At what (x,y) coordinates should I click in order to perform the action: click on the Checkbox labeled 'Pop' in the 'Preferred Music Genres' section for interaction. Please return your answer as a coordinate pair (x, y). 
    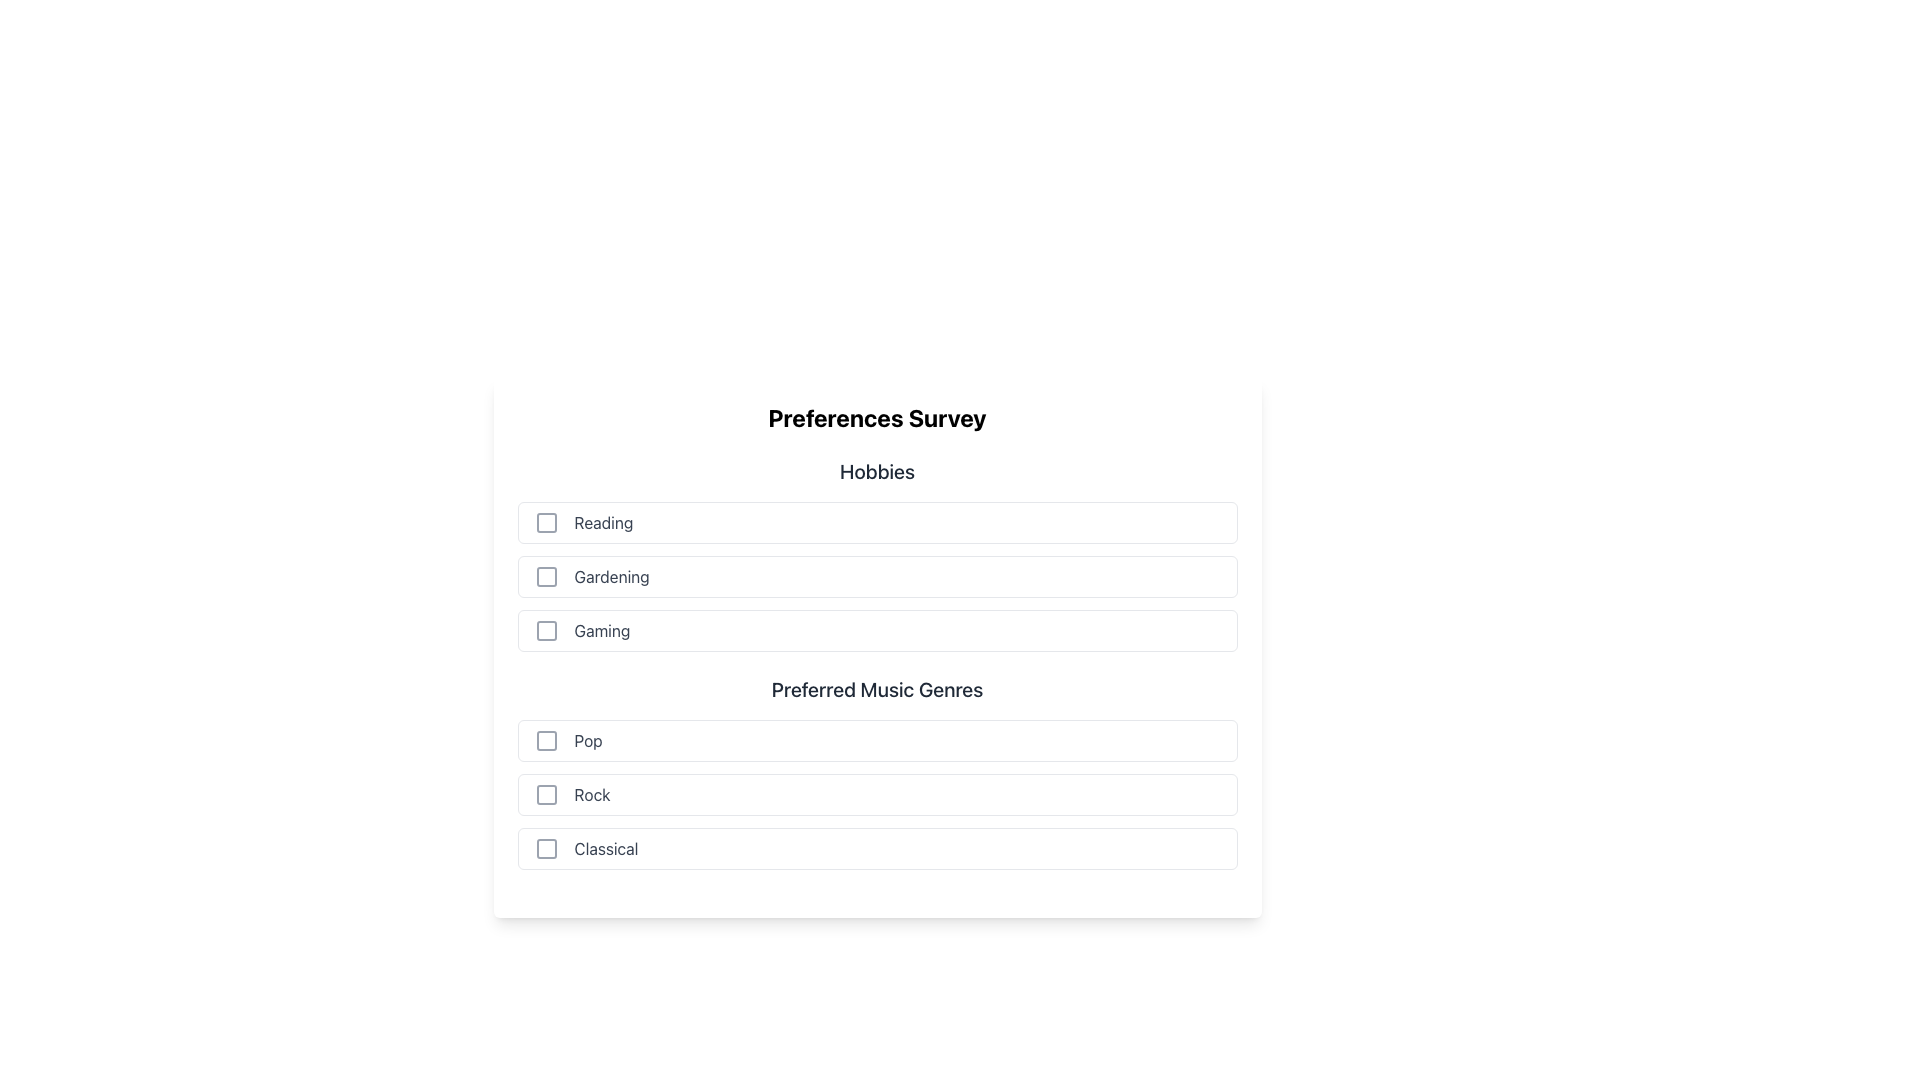
    Looking at the image, I should click on (877, 740).